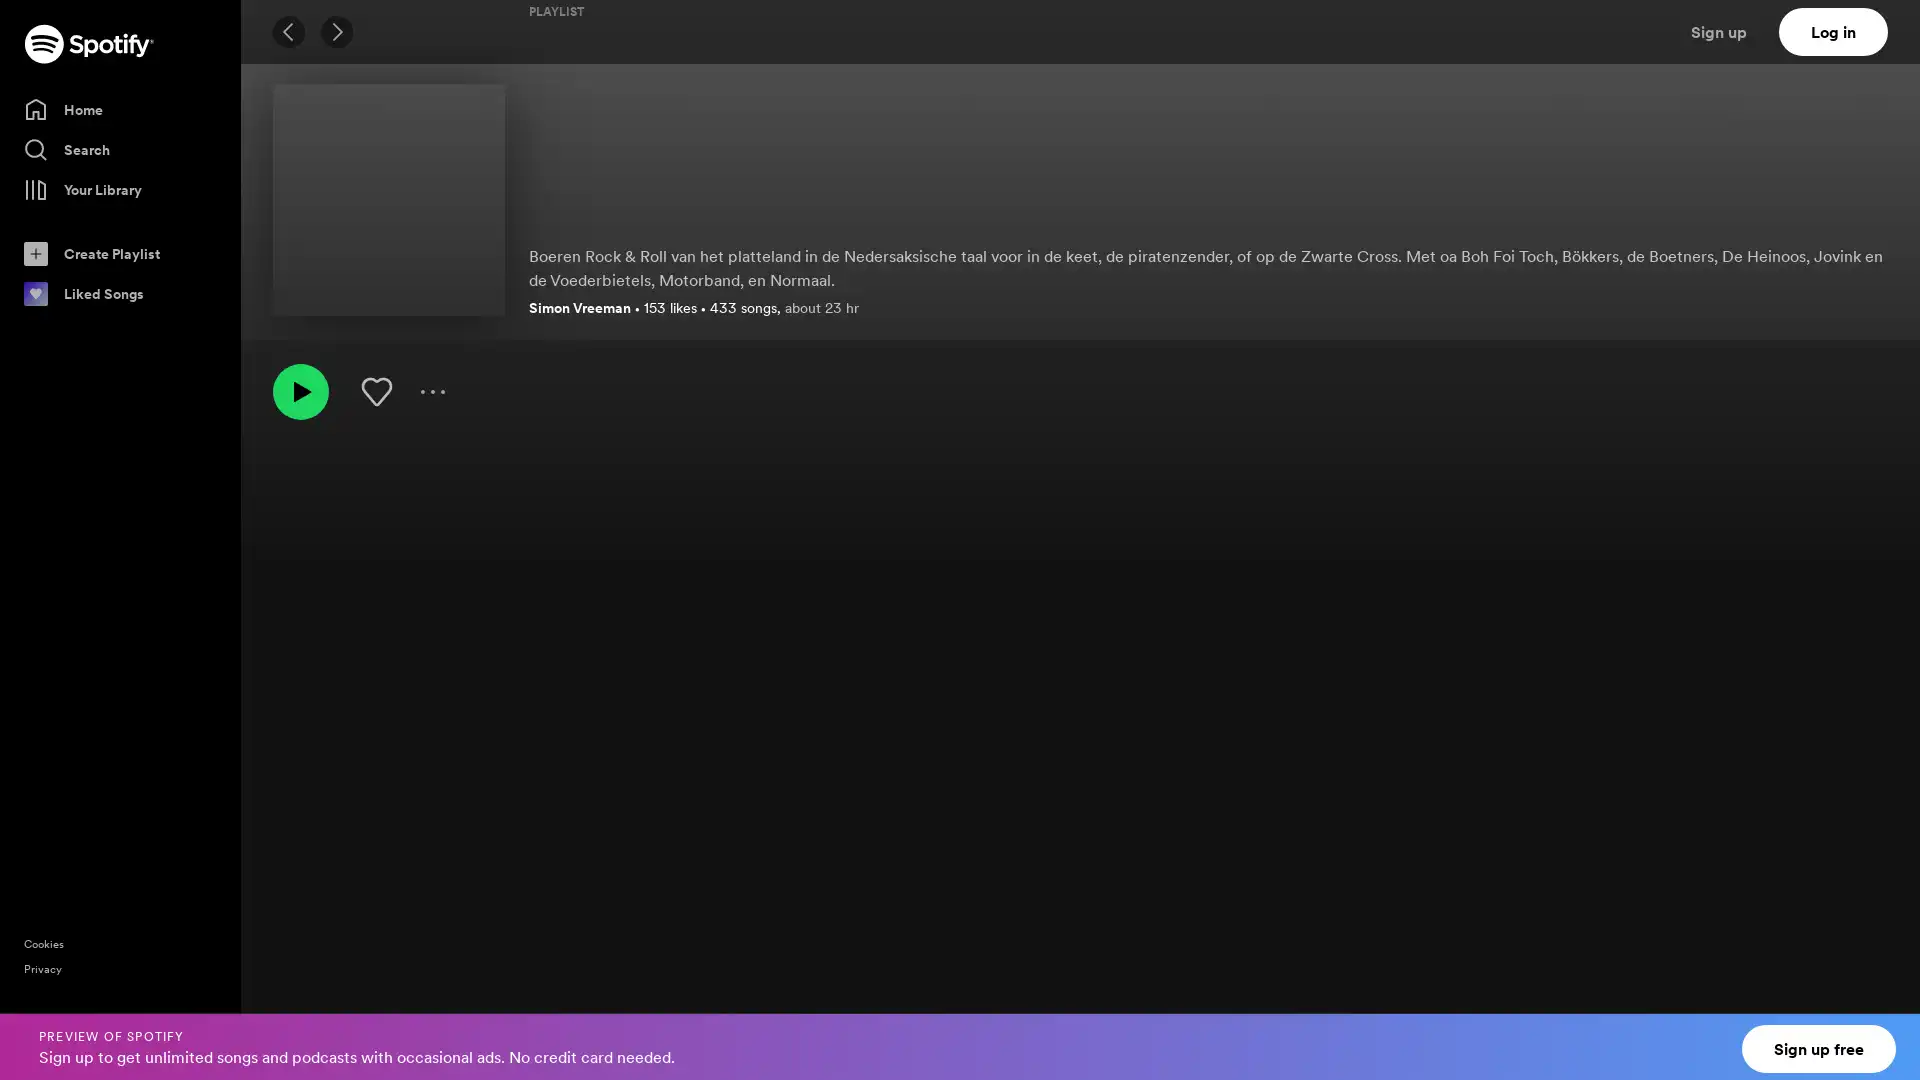  Describe the element at coordinates (297, 582) in the screenshot. I see `Play Platteland by Band For Farmers` at that location.